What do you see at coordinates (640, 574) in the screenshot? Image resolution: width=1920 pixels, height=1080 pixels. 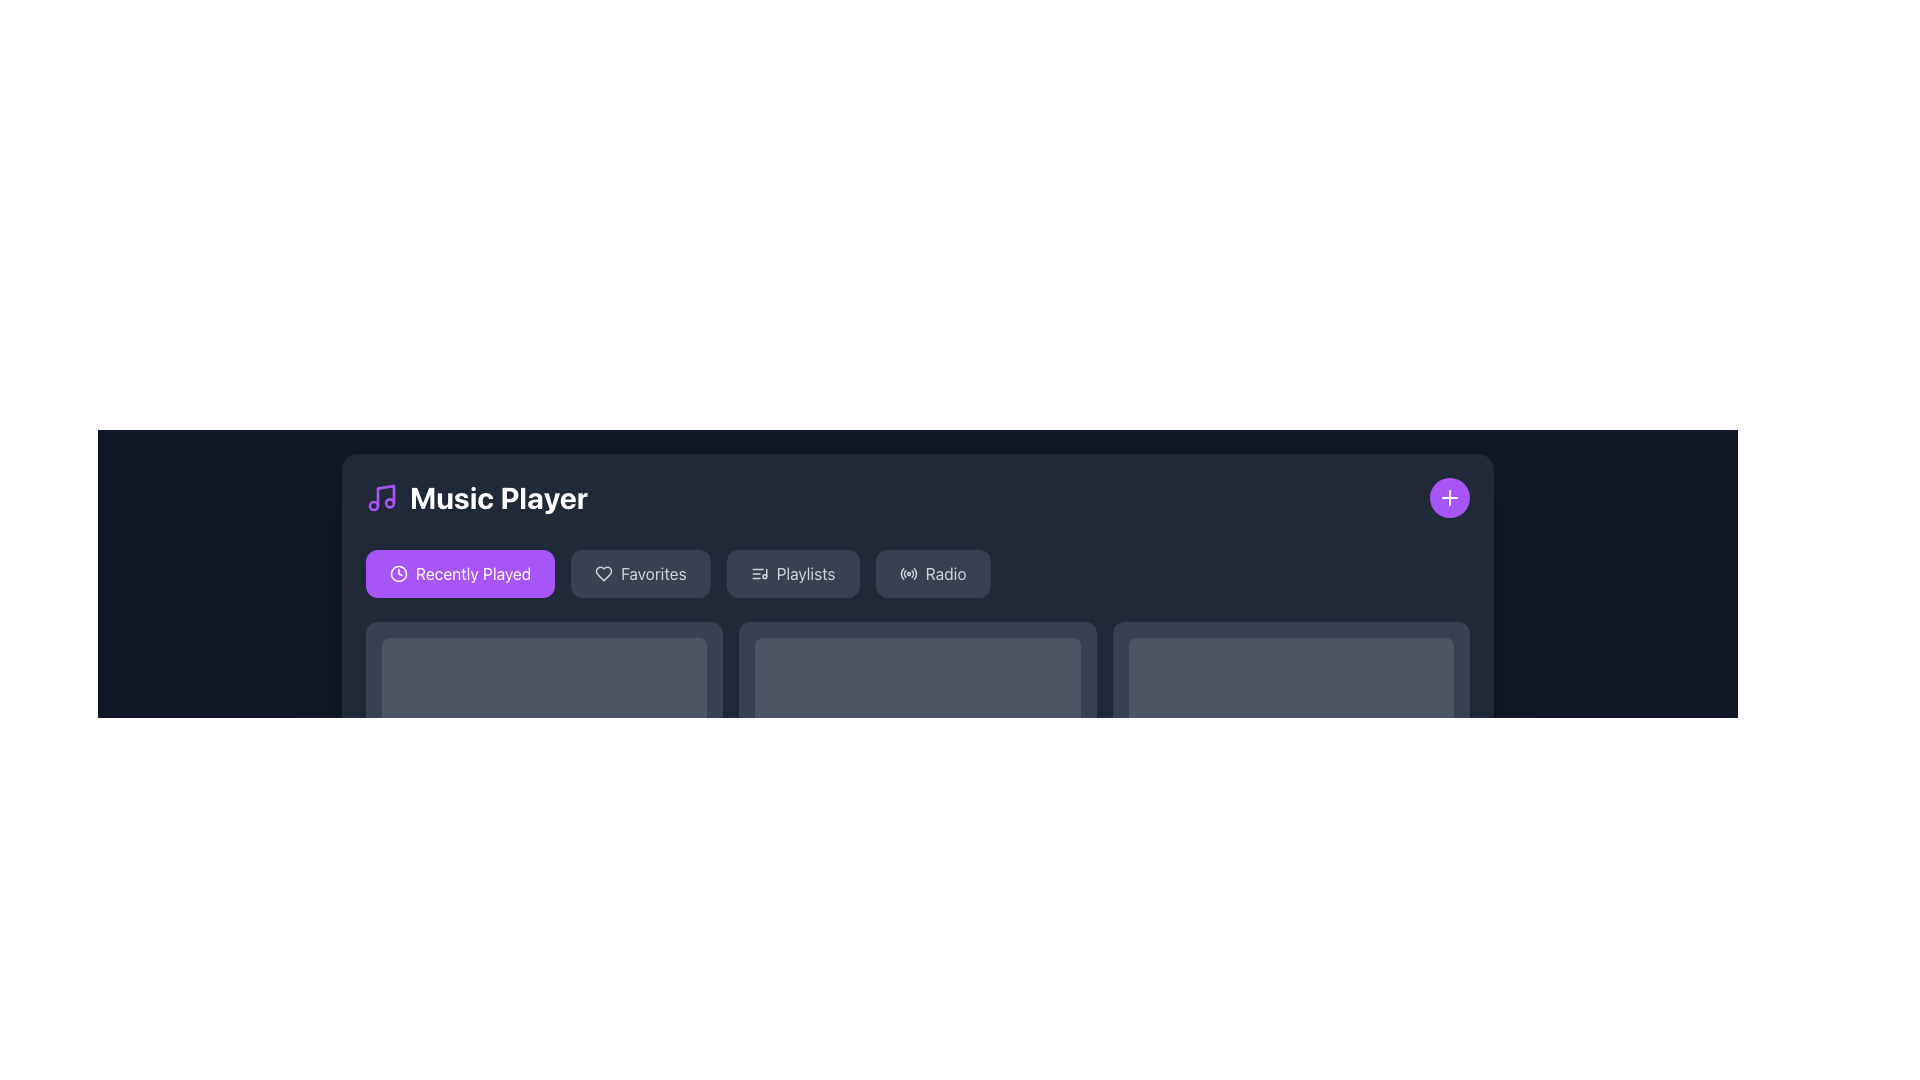 I see `the 'Favorites' button, which is the second button from the left in the row below the 'Music Player' header` at bounding box center [640, 574].